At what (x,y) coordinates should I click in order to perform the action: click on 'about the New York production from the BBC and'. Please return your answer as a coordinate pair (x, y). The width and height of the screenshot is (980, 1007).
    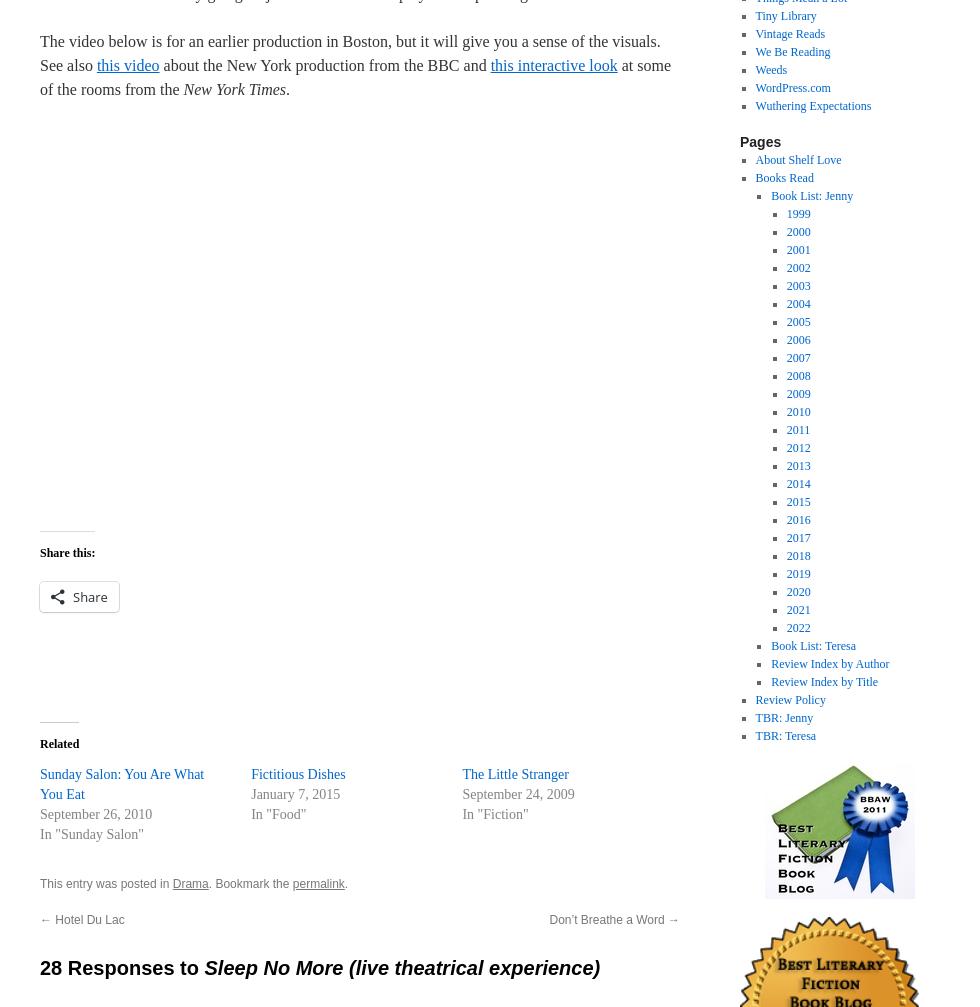
    Looking at the image, I should click on (158, 65).